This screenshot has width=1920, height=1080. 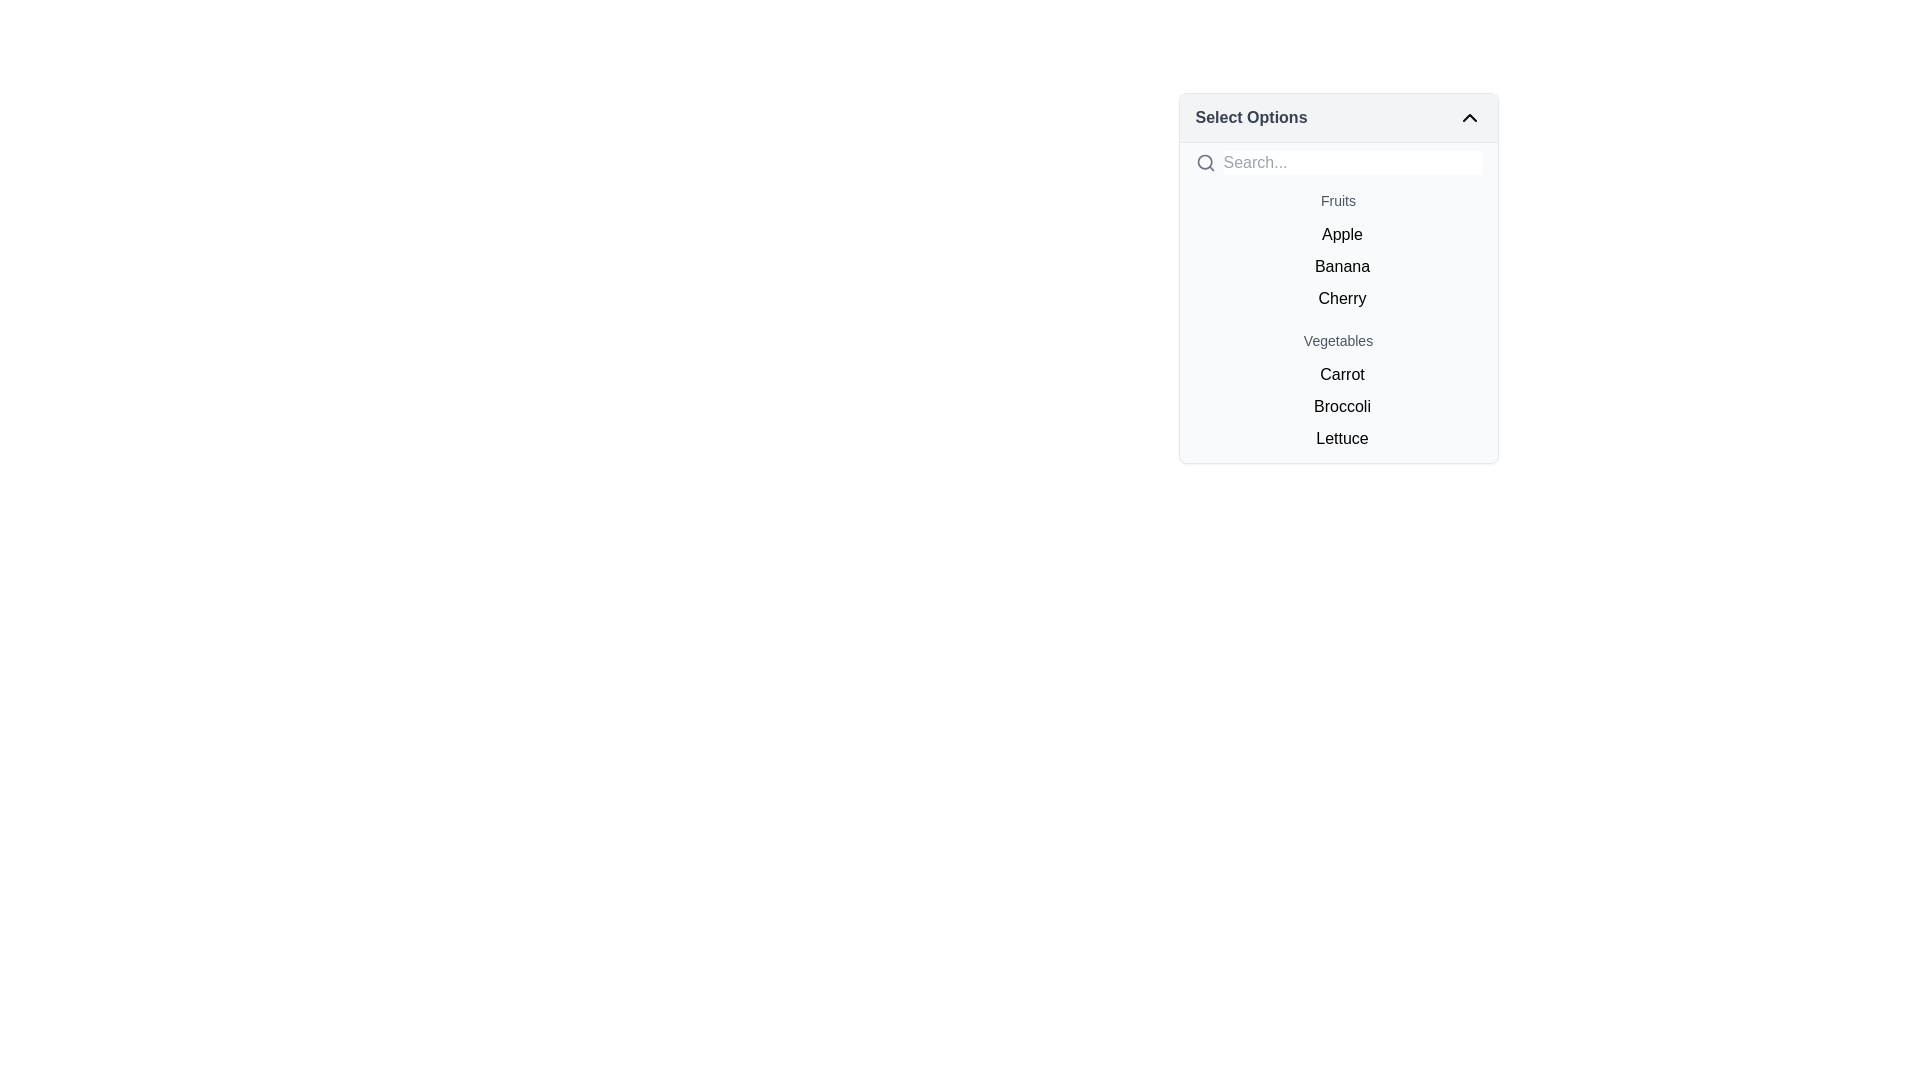 I want to click on text label 'Vegetables' which is displayed in a medium gray font, centered horizontally above the list of items including 'Carrot,' 'Broccoli,' and 'Lettuce.', so click(x=1338, y=339).